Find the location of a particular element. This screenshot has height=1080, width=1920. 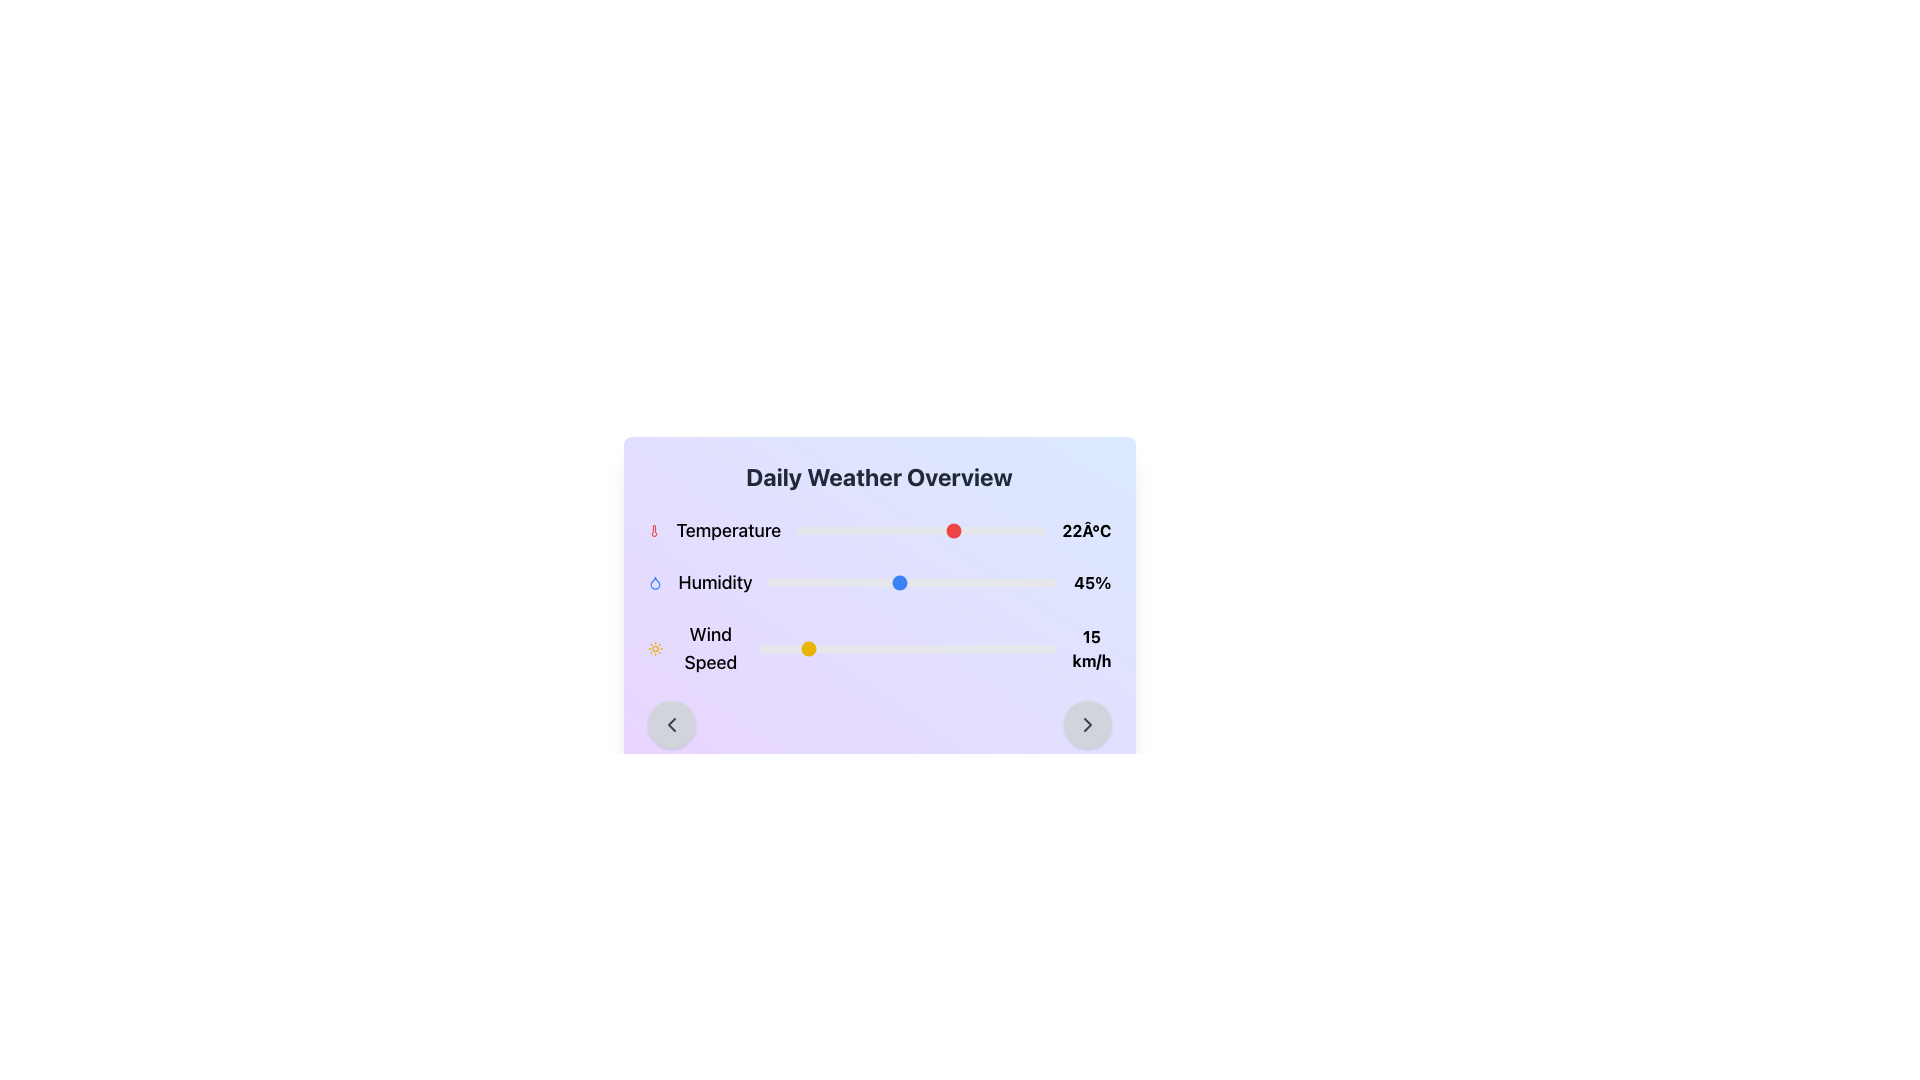

the wind speed is located at coordinates (1032, 648).